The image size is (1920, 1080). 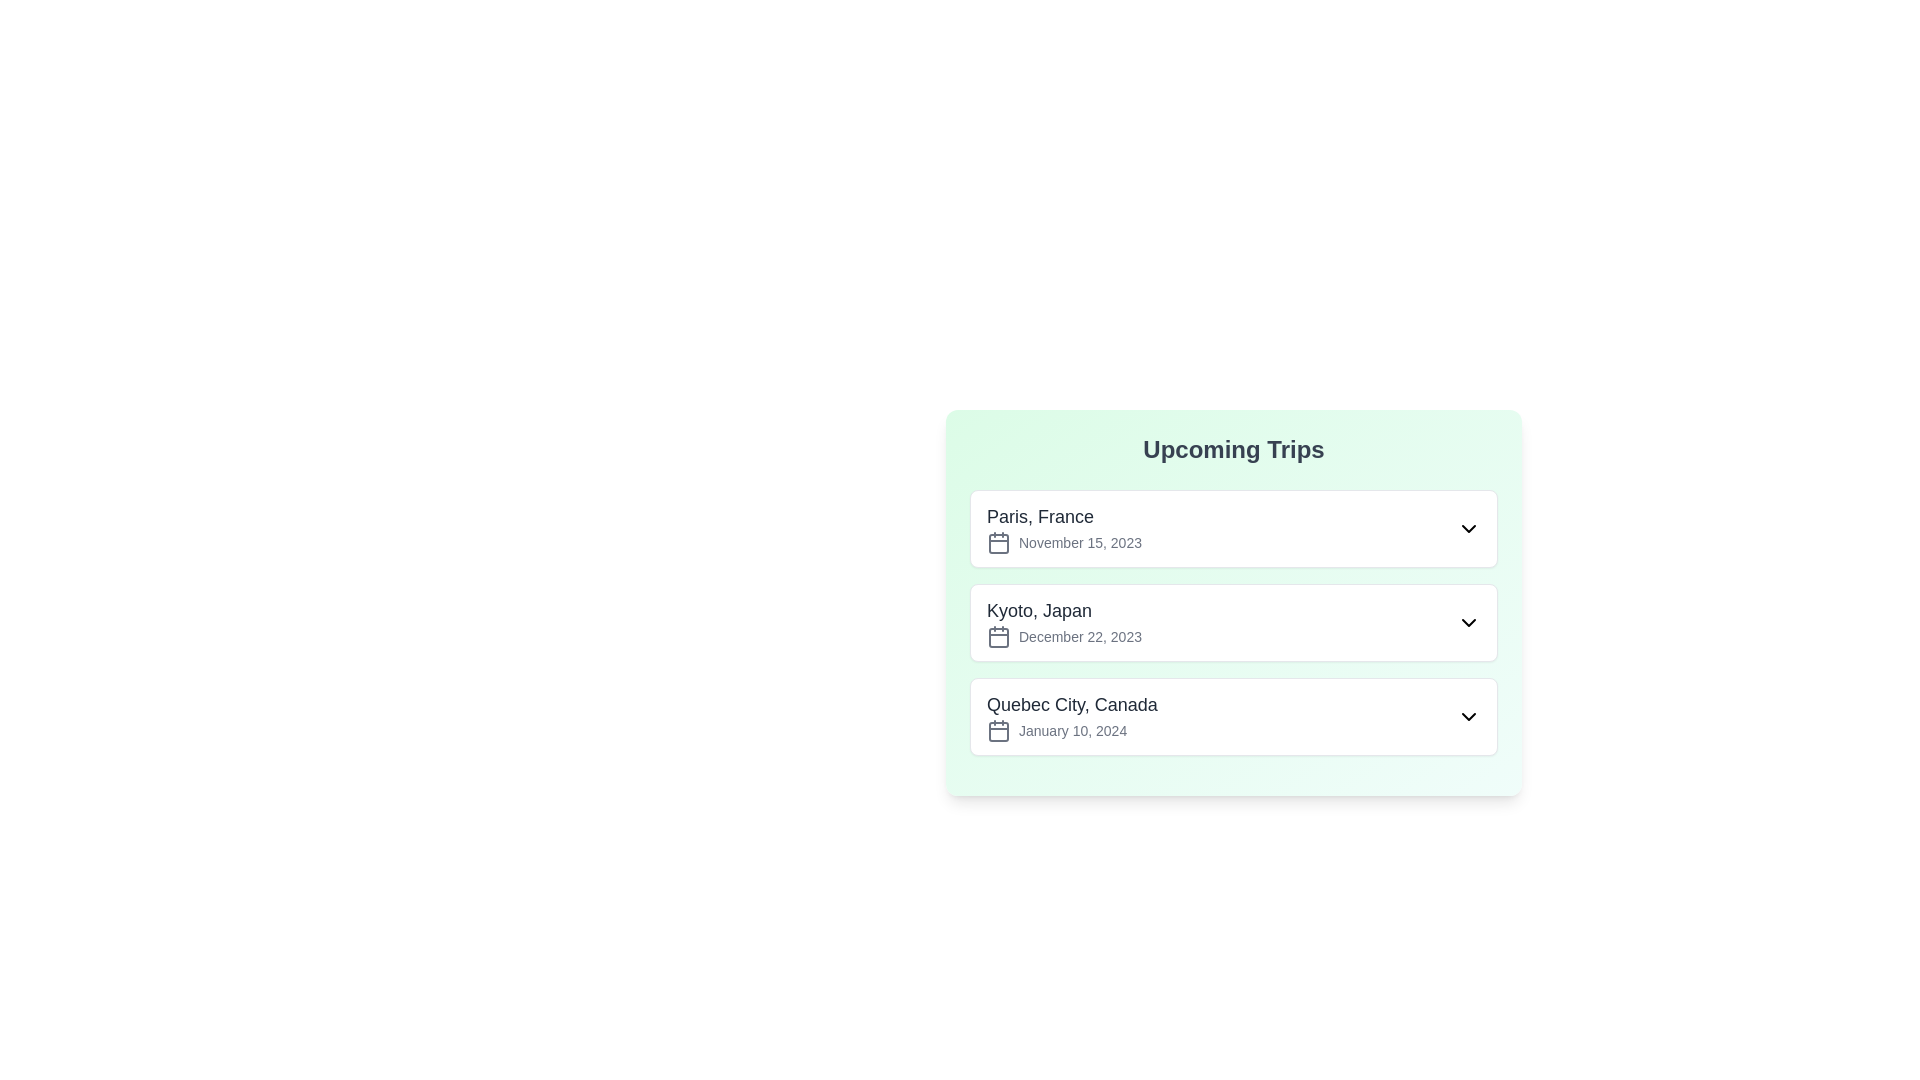 What do you see at coordinates (1468, 527) in the screenshot?
I see `the chevron icon in the topmost row of the travel destinations section, aligned to the right of 'Paris, France November 15, 2023'` at bounding box center [1468, 527].